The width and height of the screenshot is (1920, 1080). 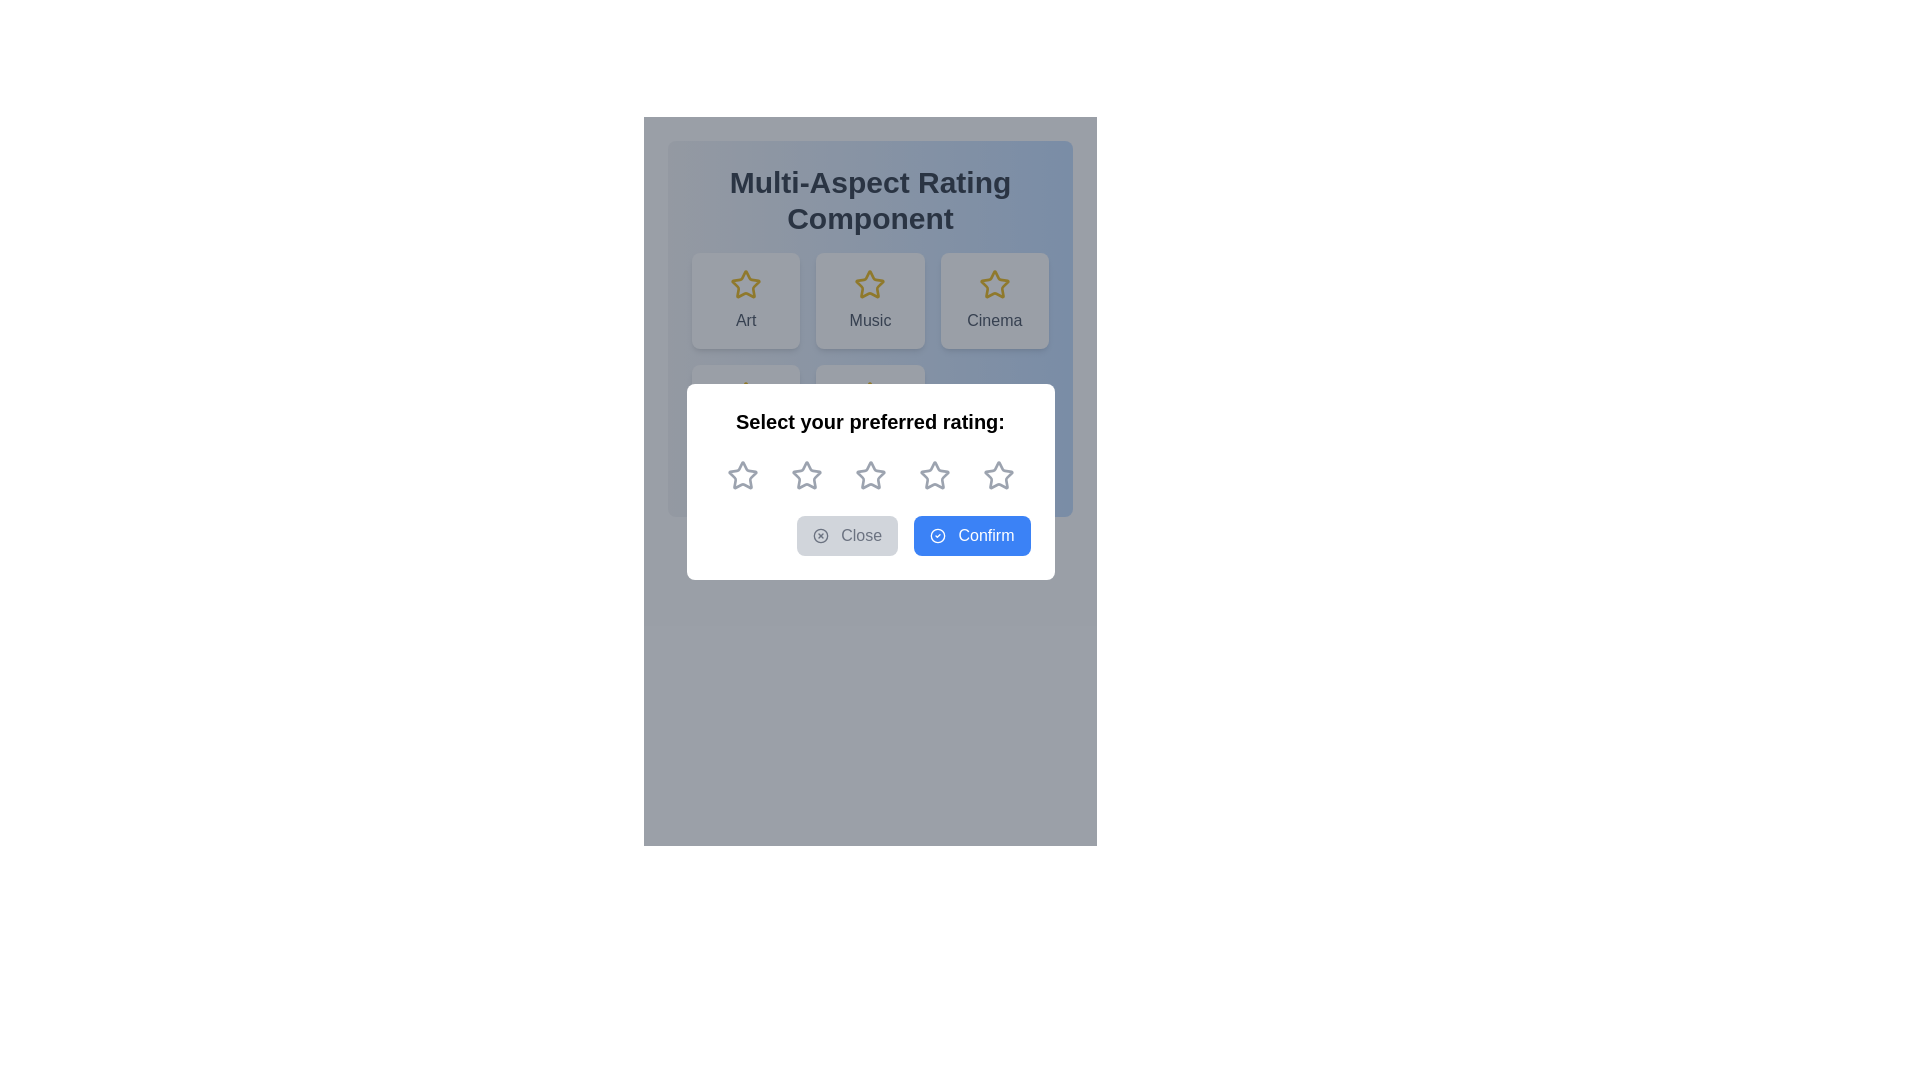 I want to click on the fourth star in the rating system, so click(x=933, y=475).